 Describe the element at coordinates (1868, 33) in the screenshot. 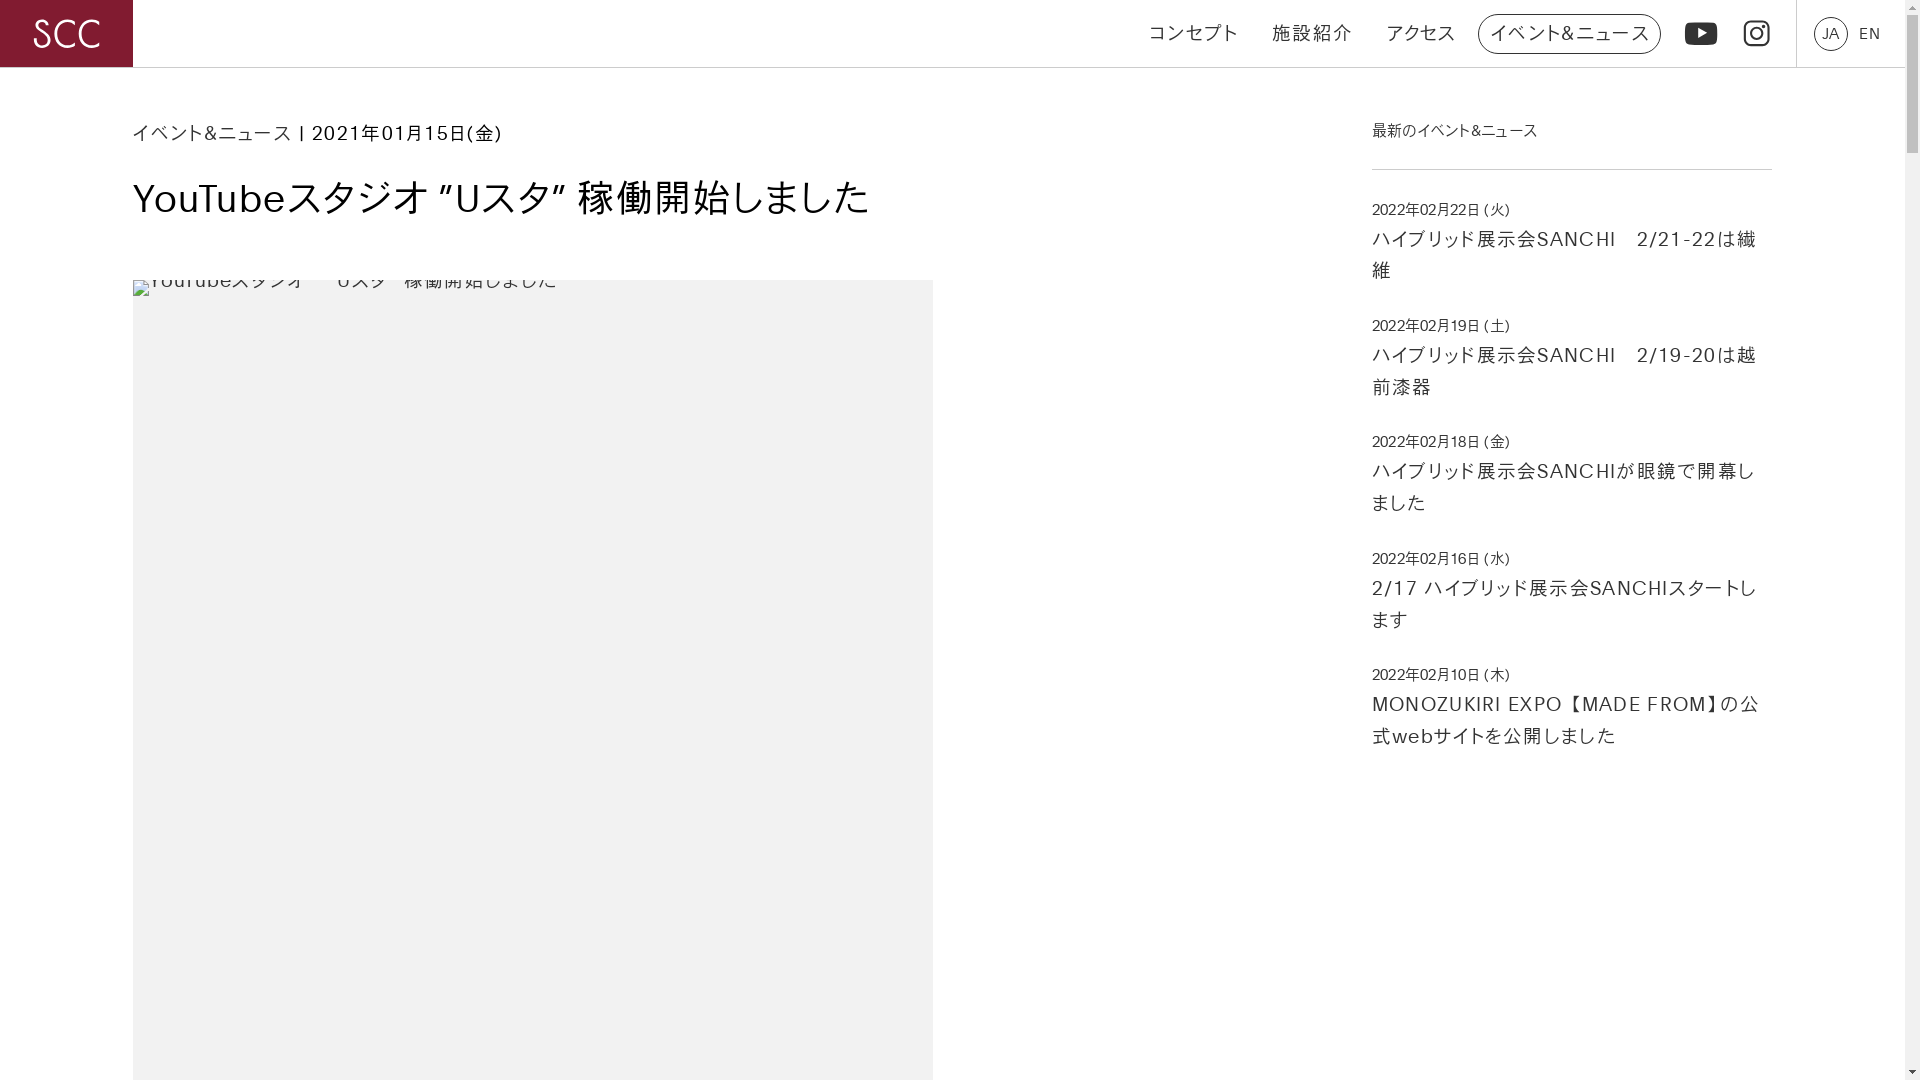

I see `'EN'` at that location.